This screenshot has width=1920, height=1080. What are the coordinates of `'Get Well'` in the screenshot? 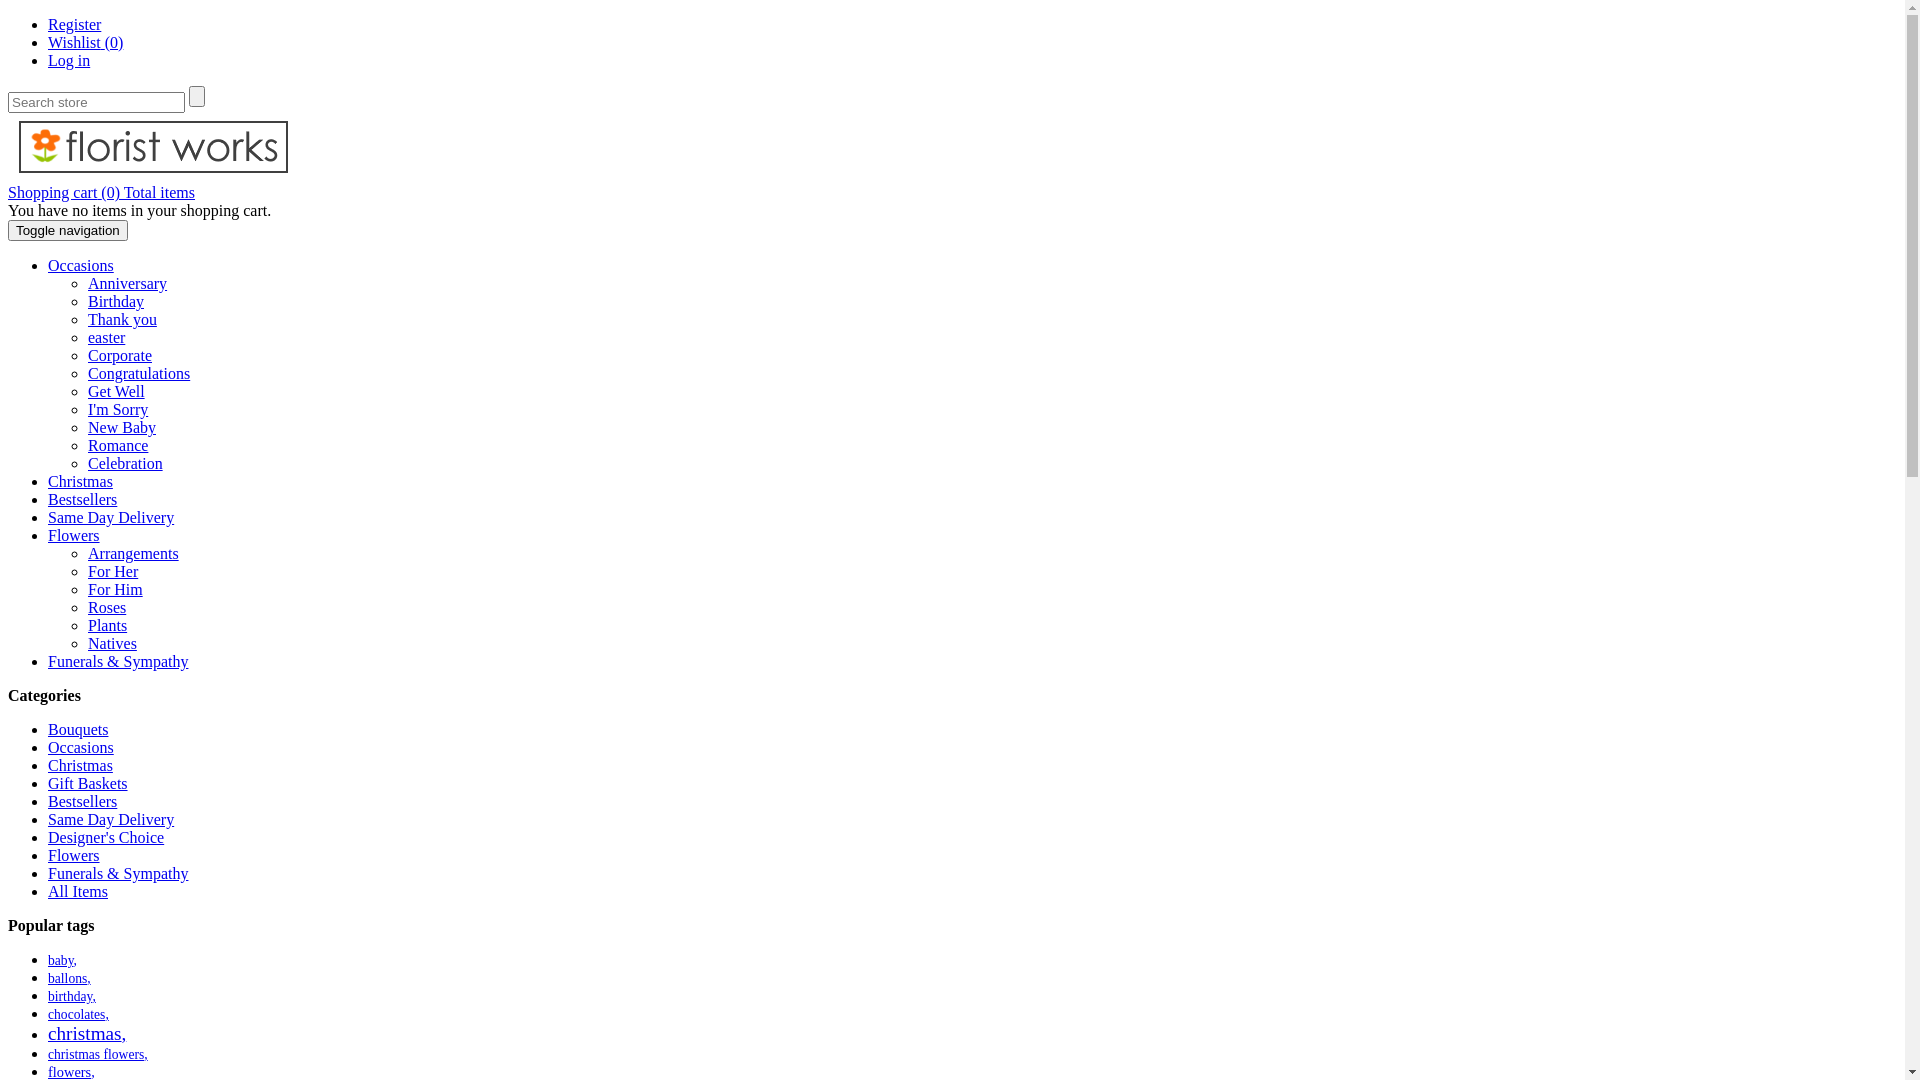 It's located at (115, 391).